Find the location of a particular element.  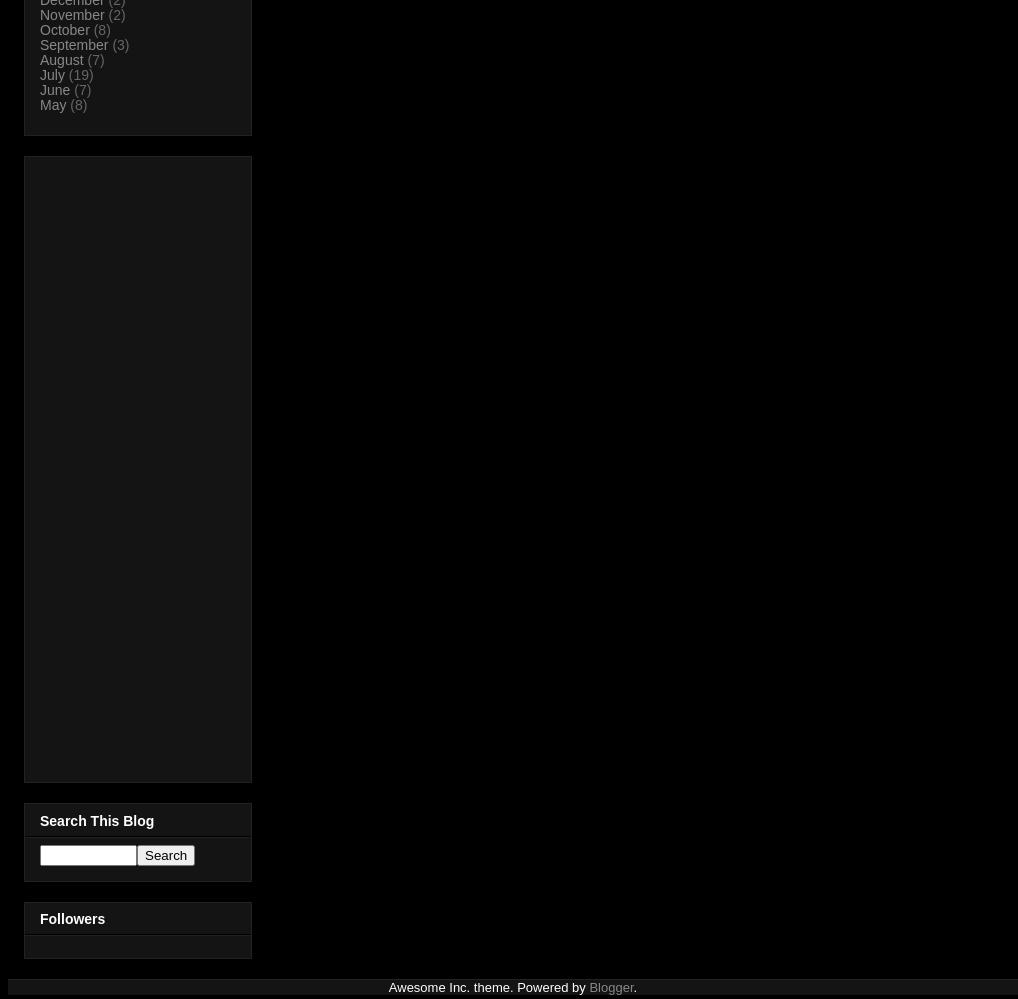

'.' is located at coordinates (634, 986).